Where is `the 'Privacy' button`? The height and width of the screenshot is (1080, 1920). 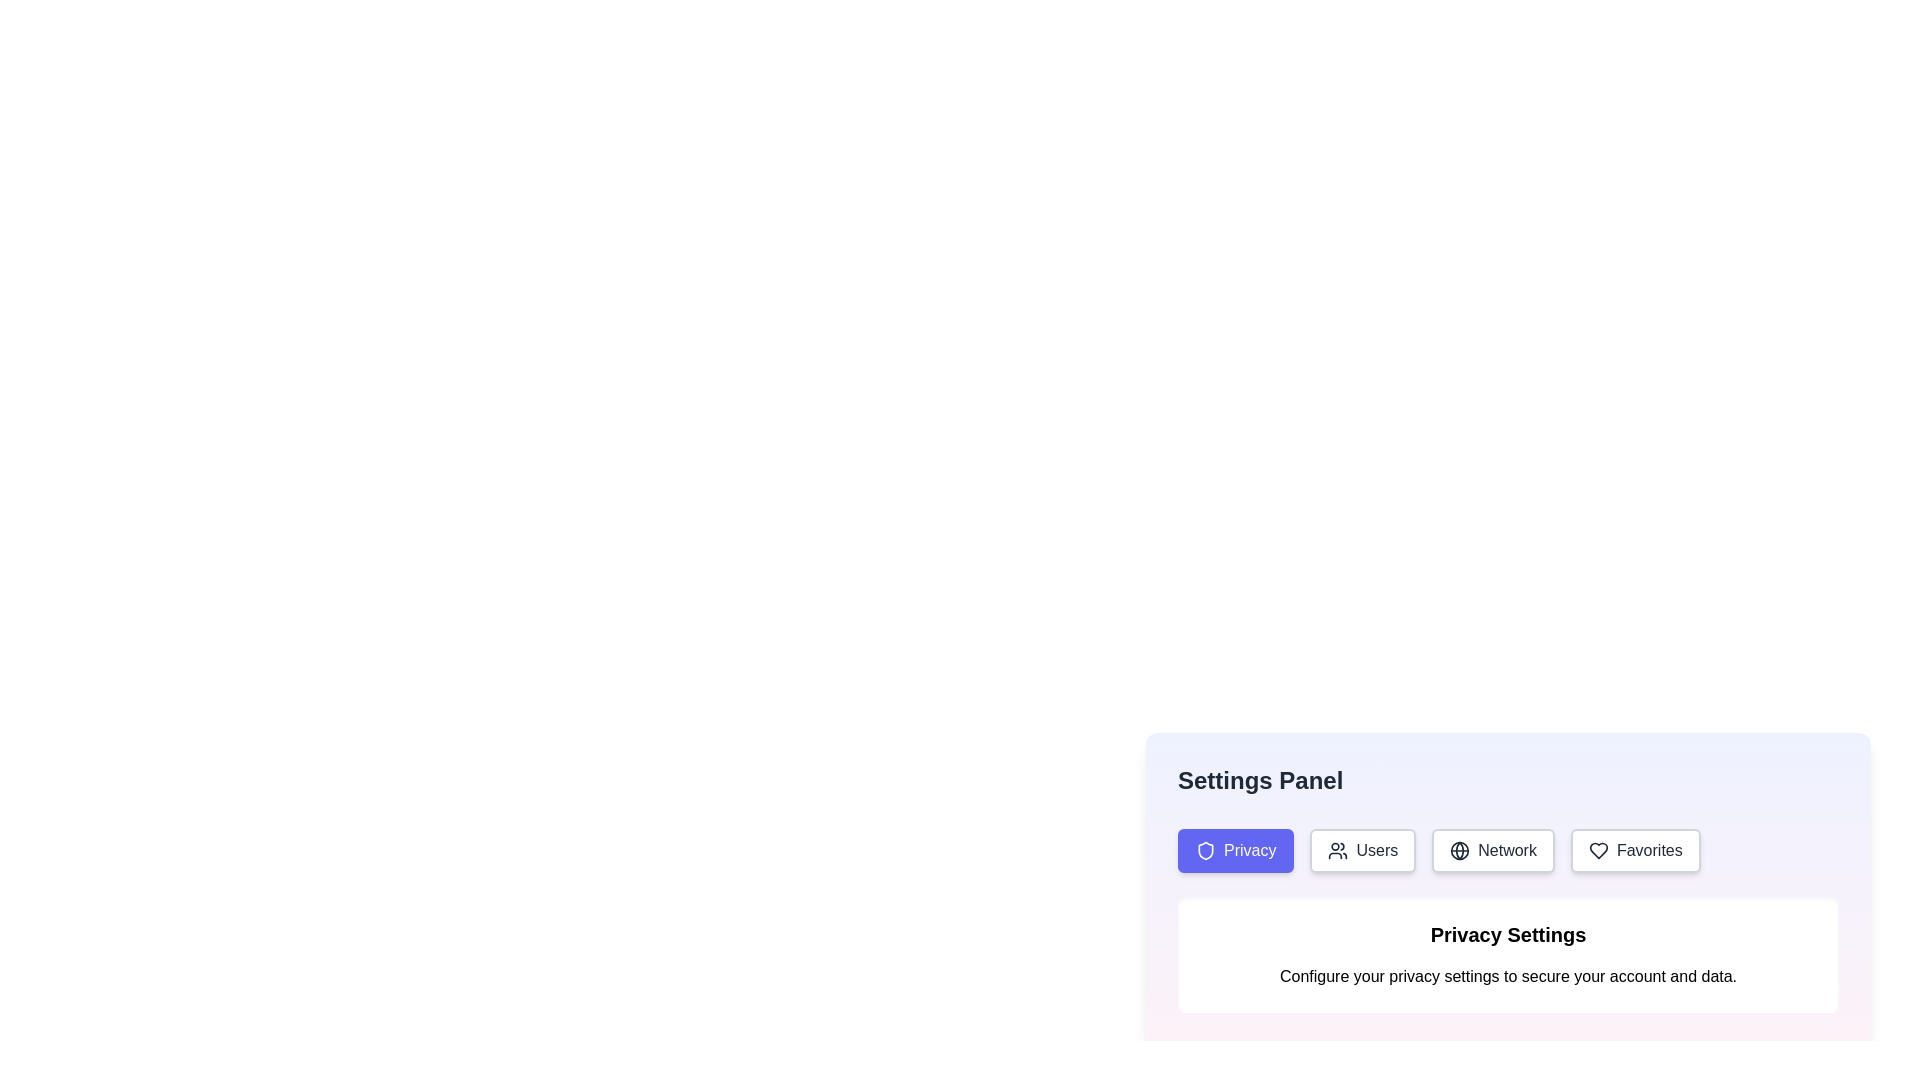 the 'Privacy' button is located at coordinates (1235, 851).